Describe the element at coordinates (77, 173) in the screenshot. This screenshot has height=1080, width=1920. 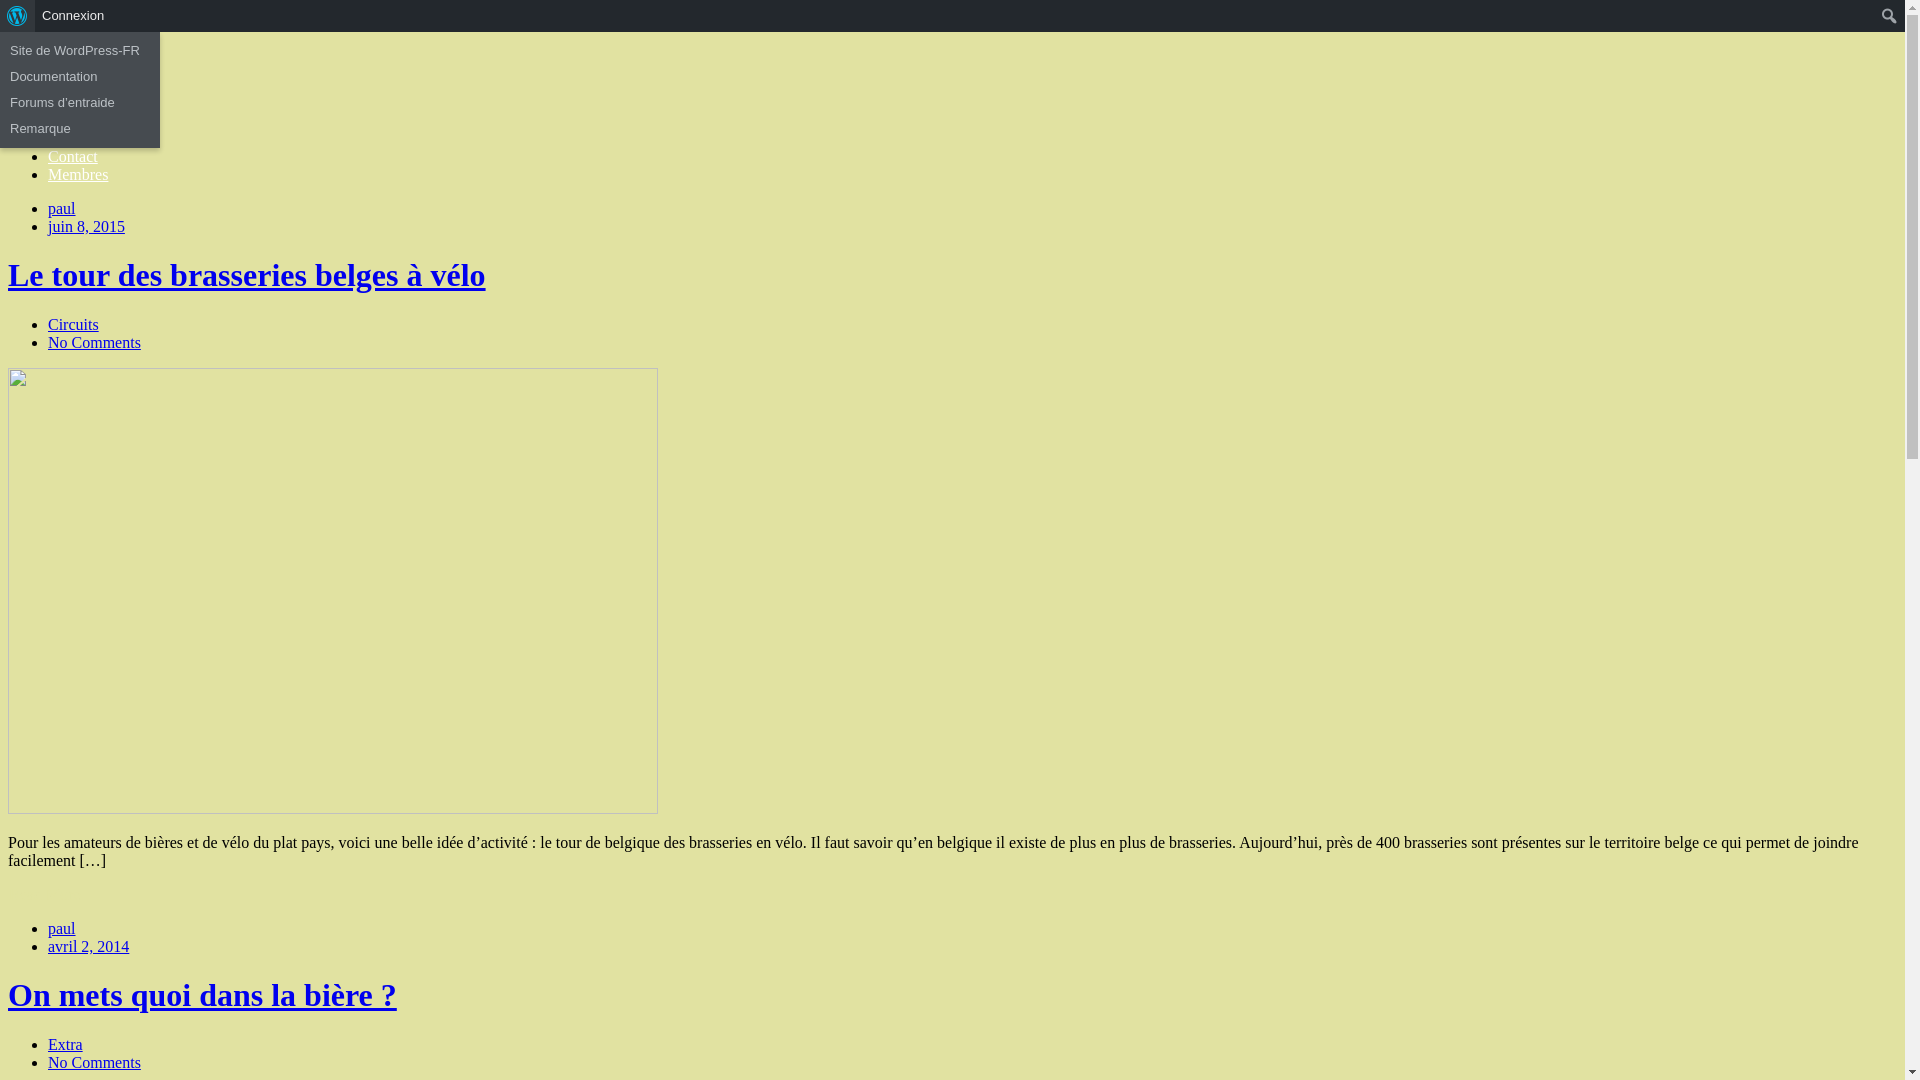
I see `'Membres'` at that location.